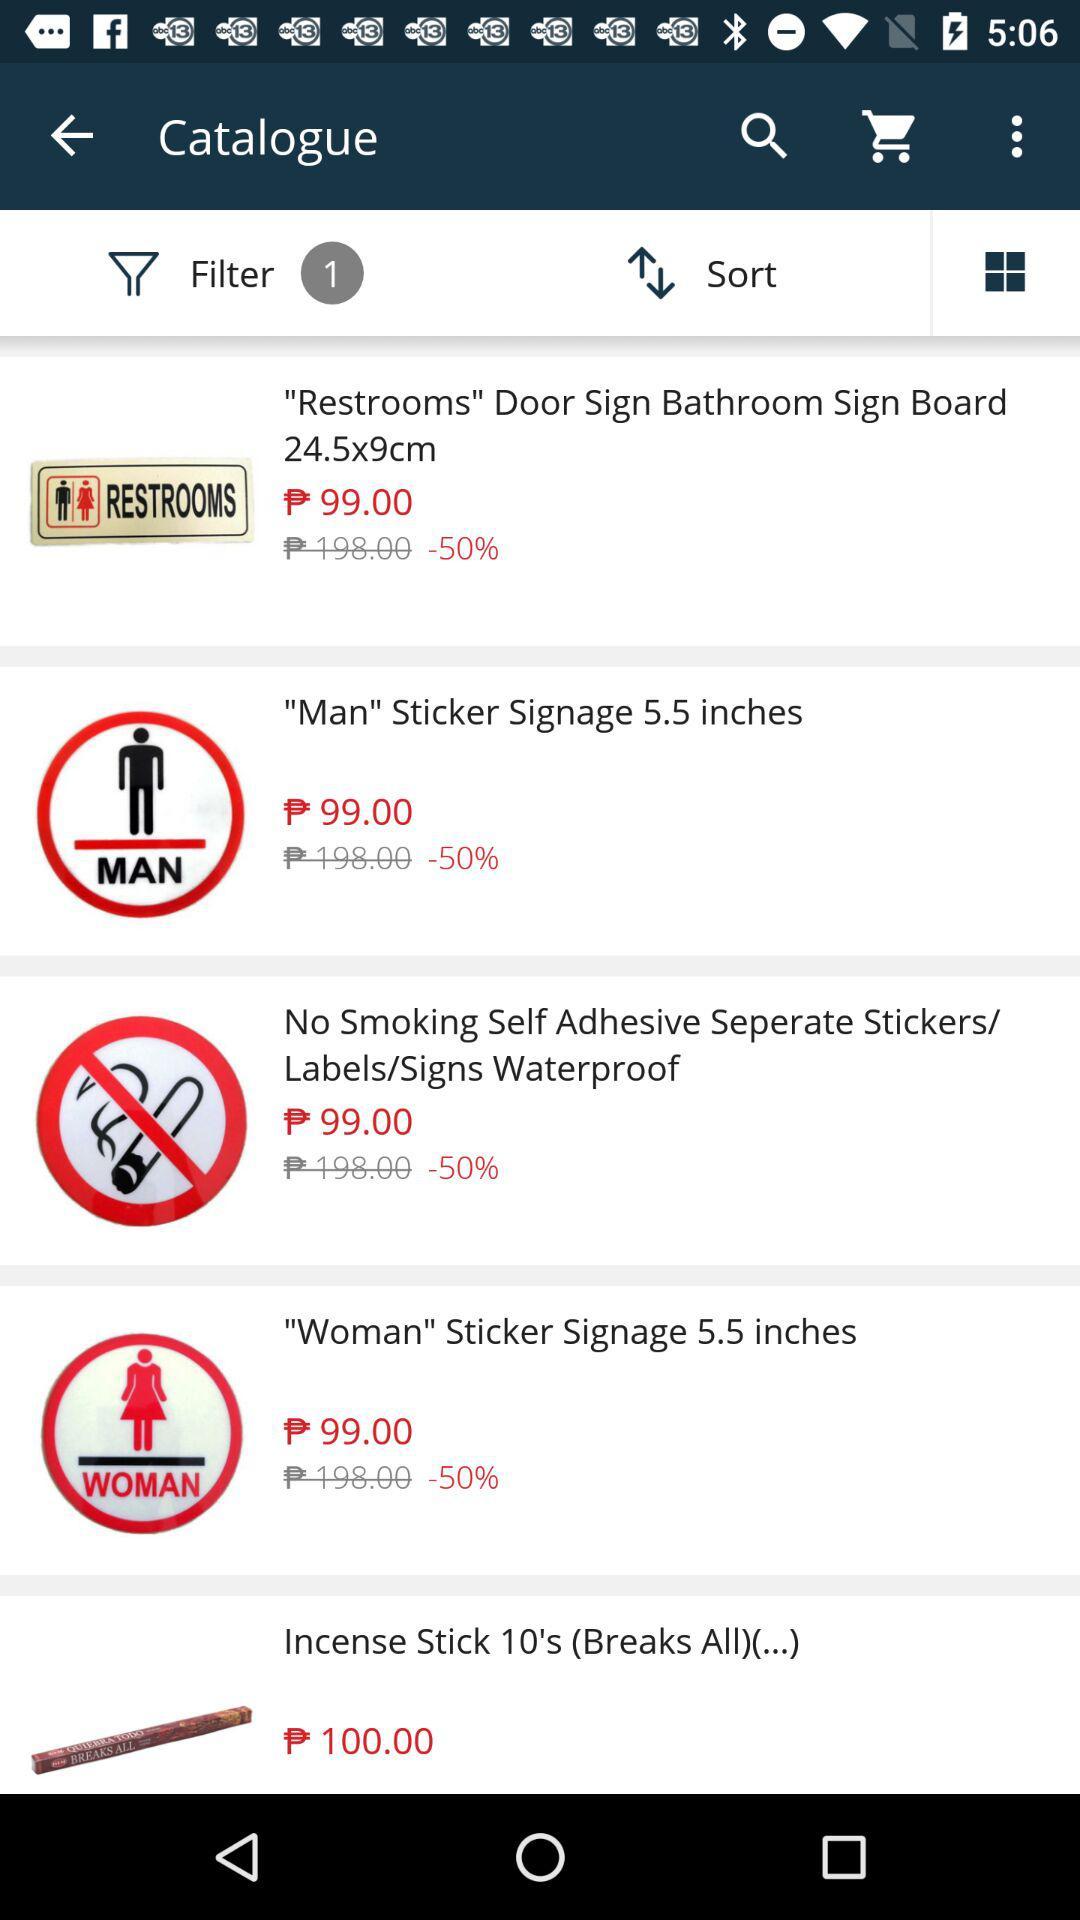 This screenshot has width=1080, height=1920. Describe the element at coordinates (1006, 272) in the screenshot. I see `list view` at that location.